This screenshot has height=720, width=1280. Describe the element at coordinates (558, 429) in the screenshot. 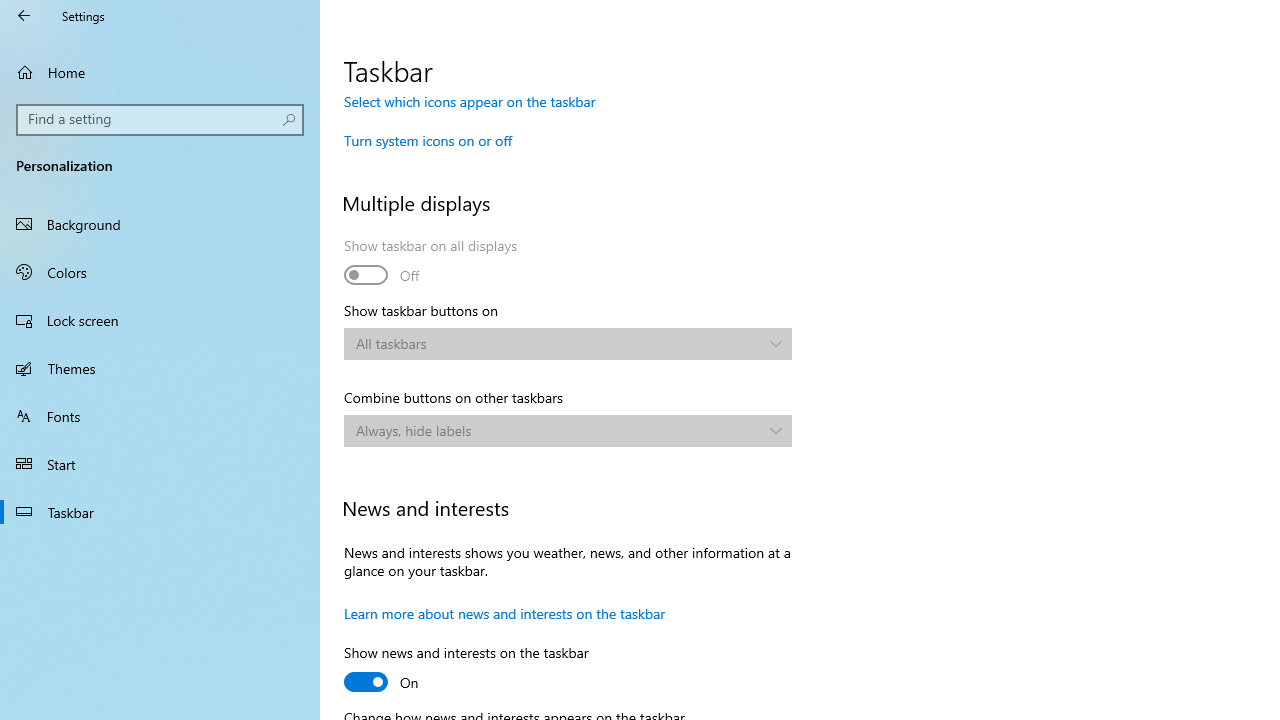

I see `'Always, hide labels'` at that location.